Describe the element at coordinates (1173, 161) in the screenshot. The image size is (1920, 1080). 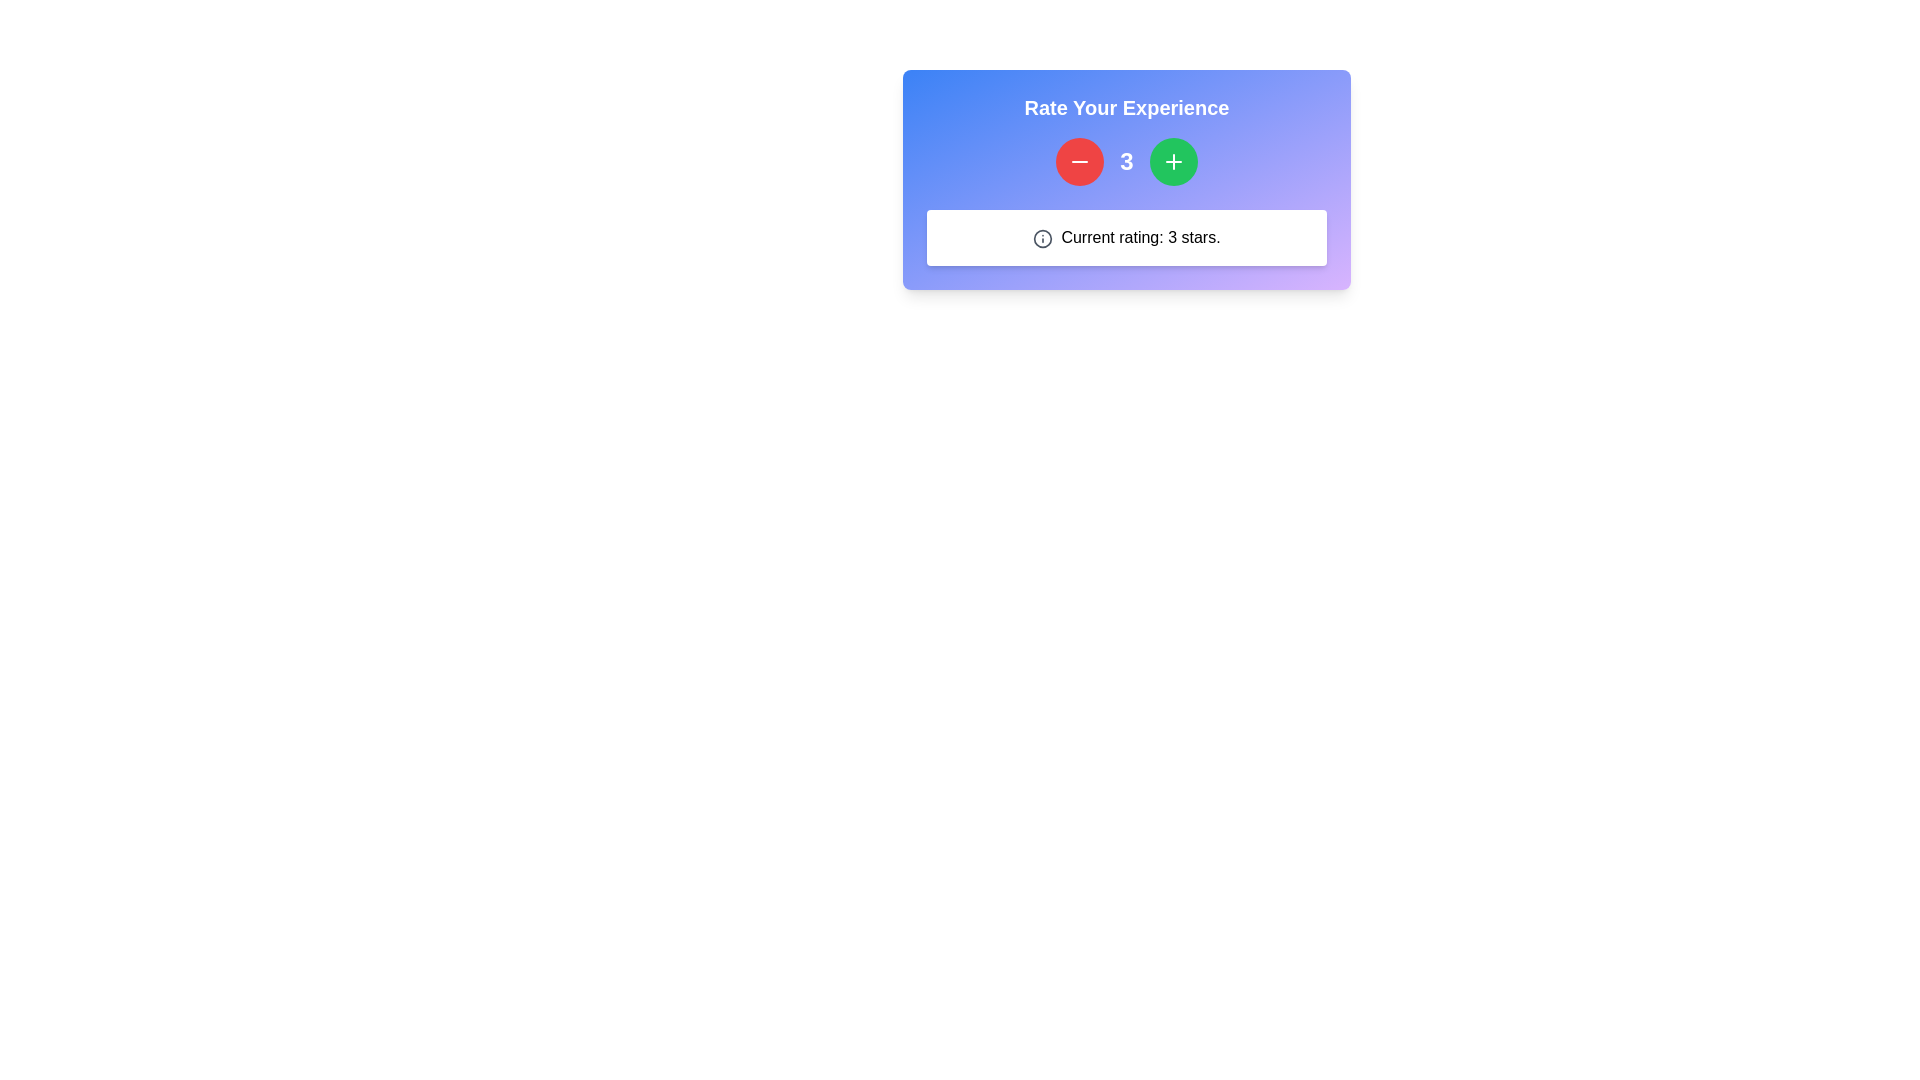
I see `the increment button located in the top-right section of the rating interface to increase the numerical rating displayed next to it` at that location.